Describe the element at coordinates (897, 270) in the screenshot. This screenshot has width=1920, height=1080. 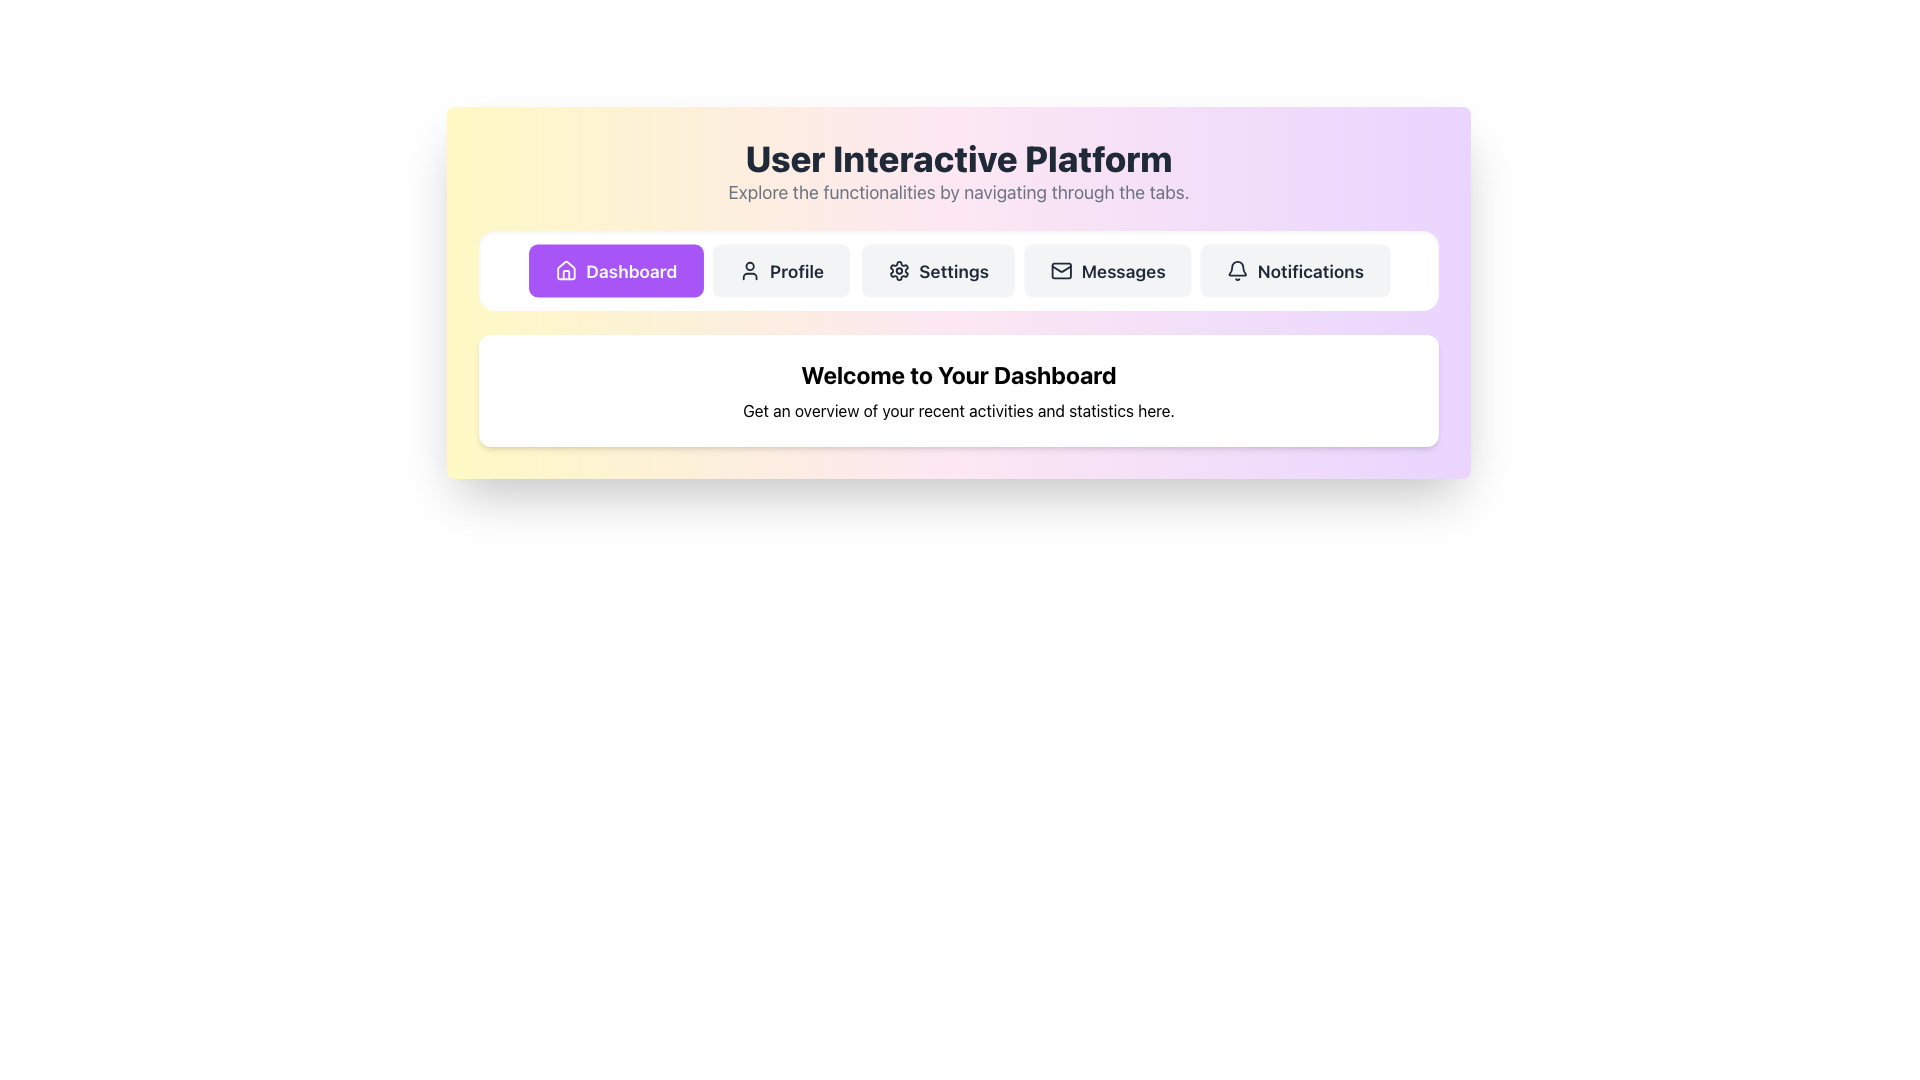
I see `the gear-shaped icon in the settings button located in the navigation bar` at that location.